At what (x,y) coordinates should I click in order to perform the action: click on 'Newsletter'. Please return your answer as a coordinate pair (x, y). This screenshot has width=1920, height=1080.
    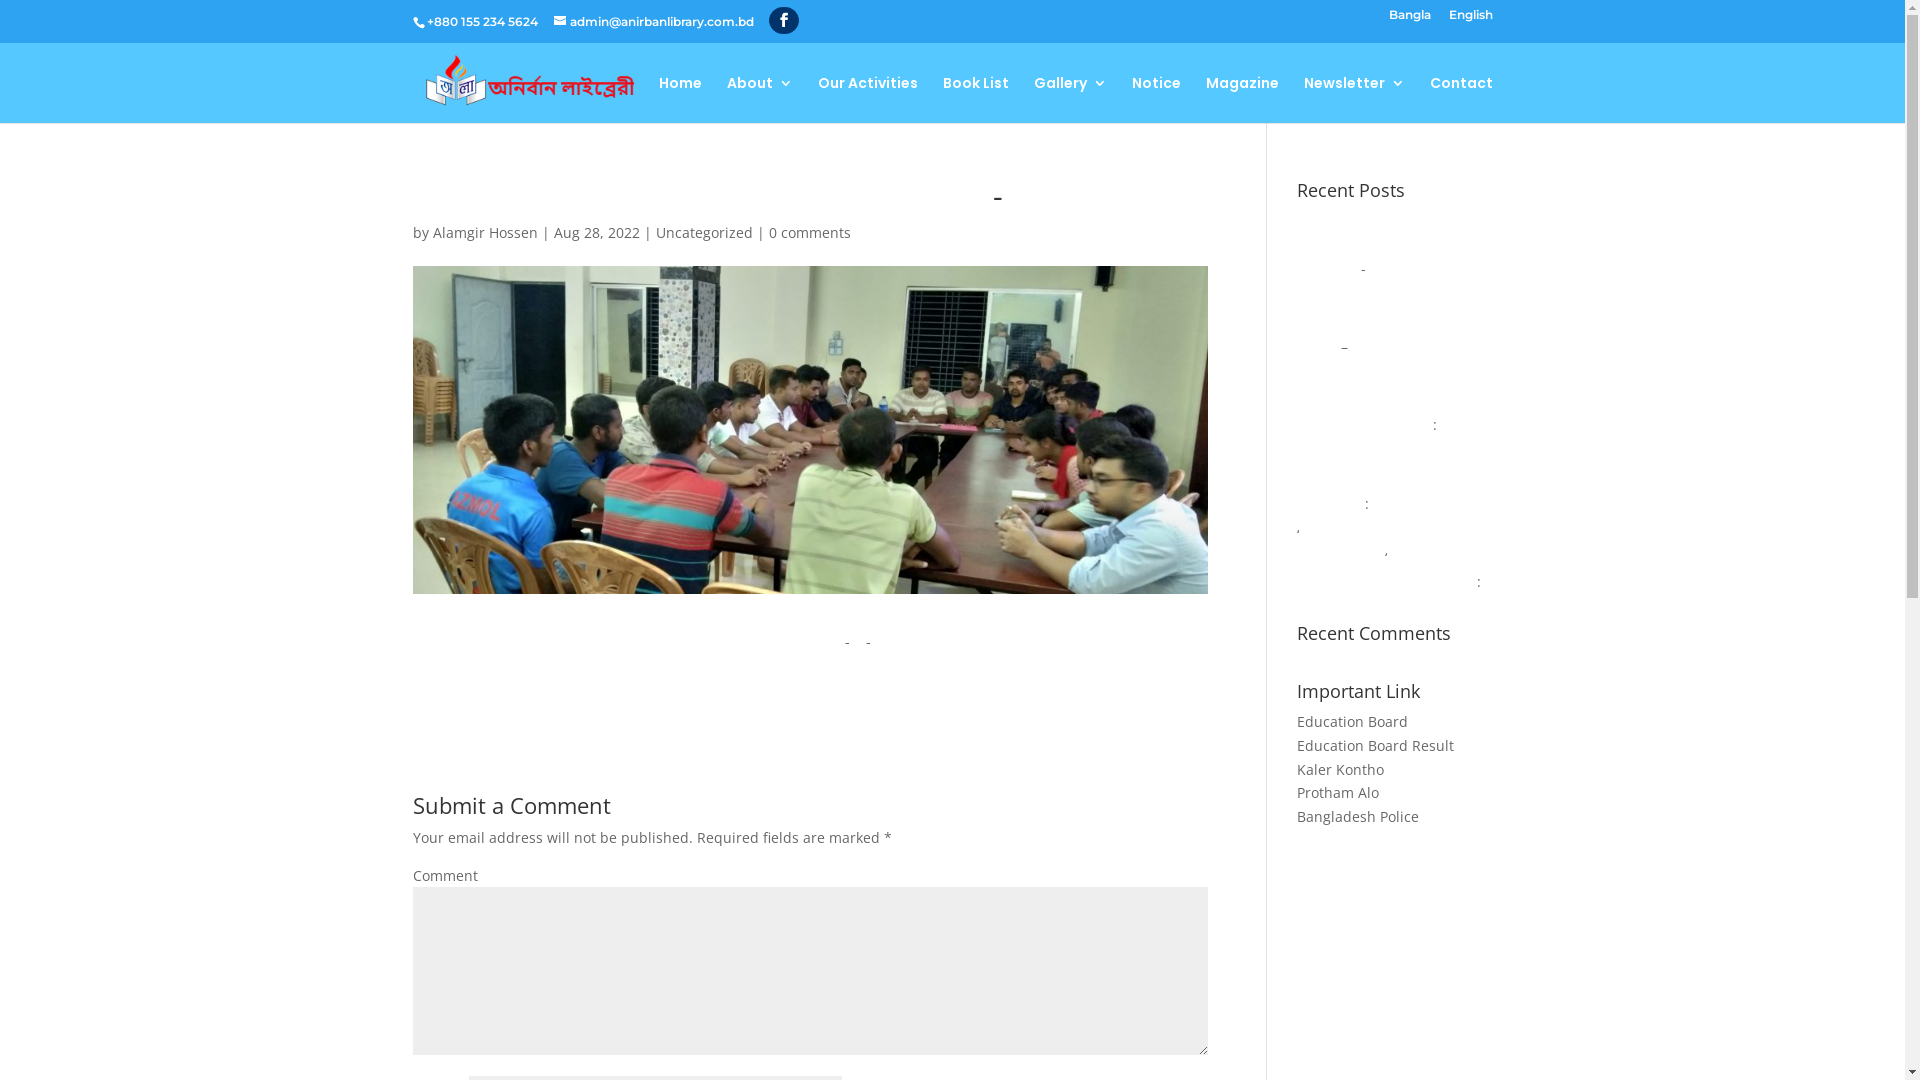
    Looking at the image, I should click on (1304, 99).